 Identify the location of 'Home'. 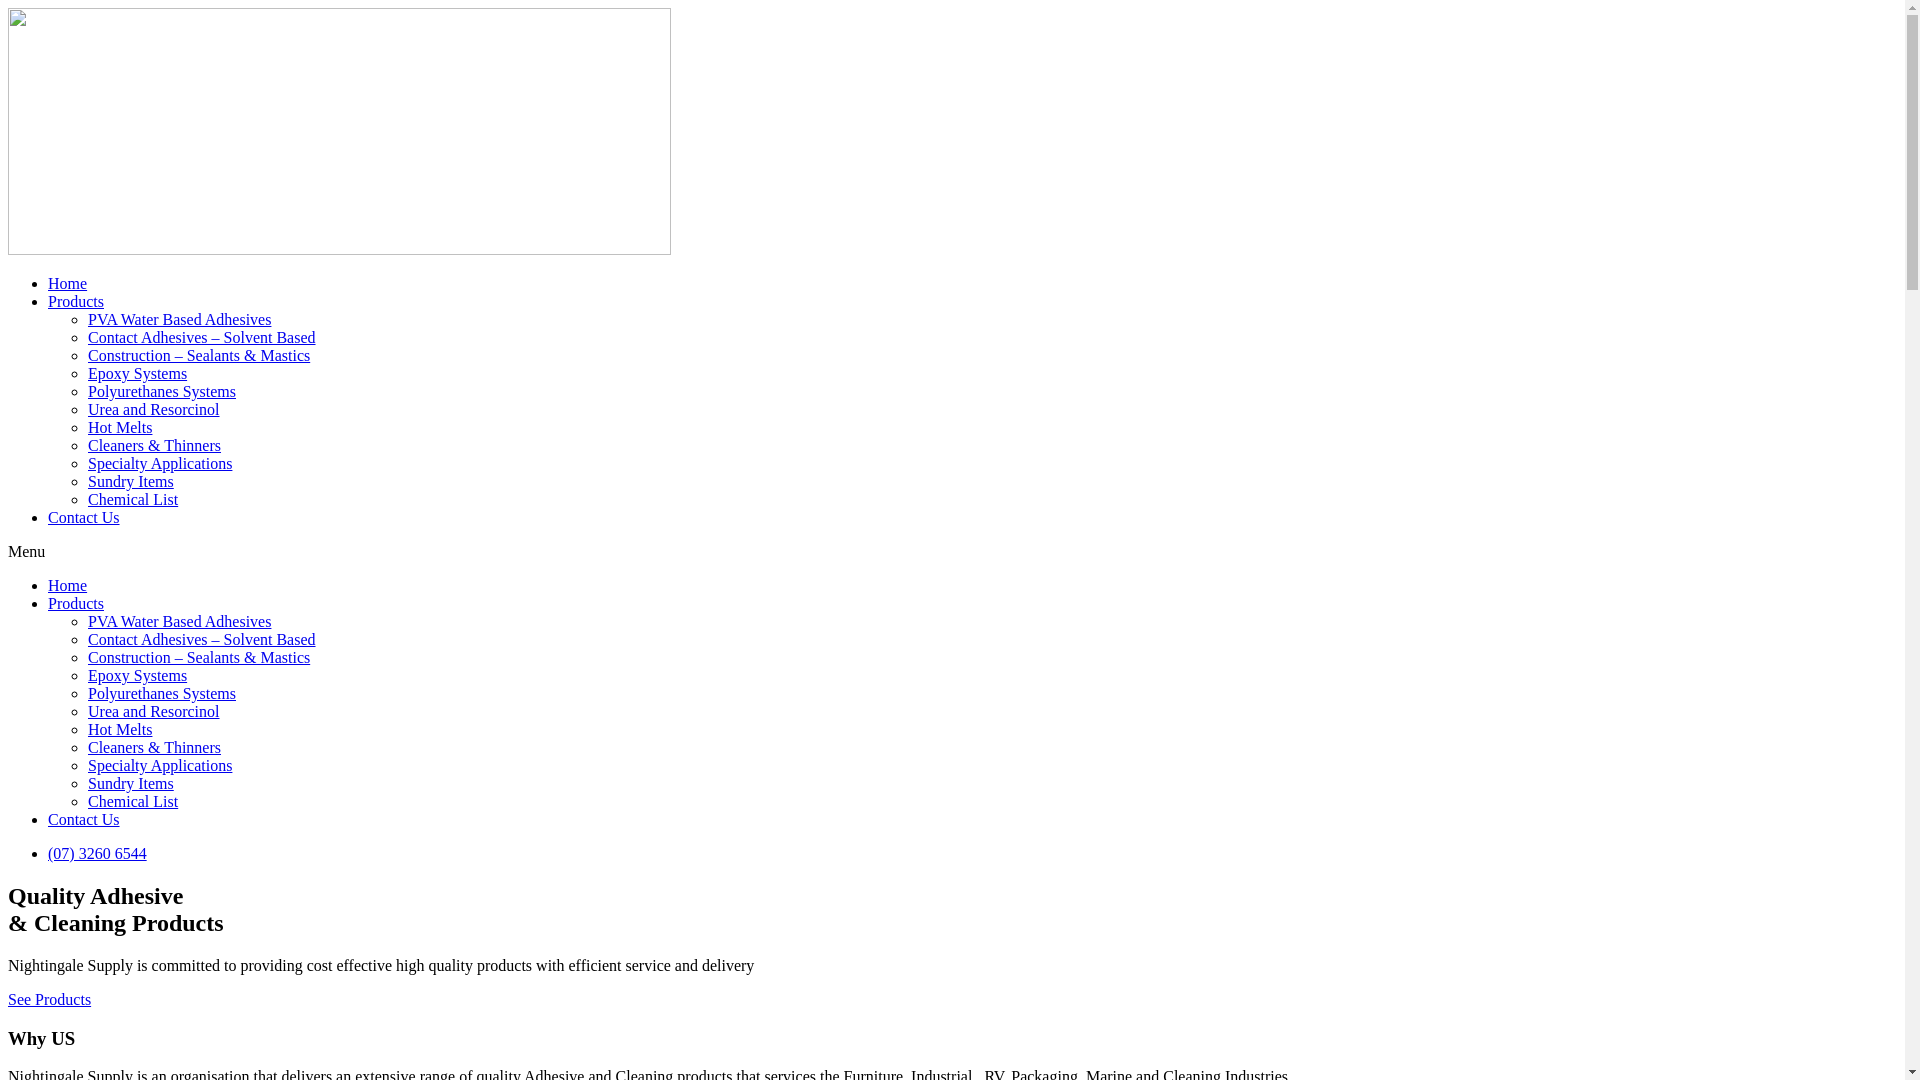
(67, 585).